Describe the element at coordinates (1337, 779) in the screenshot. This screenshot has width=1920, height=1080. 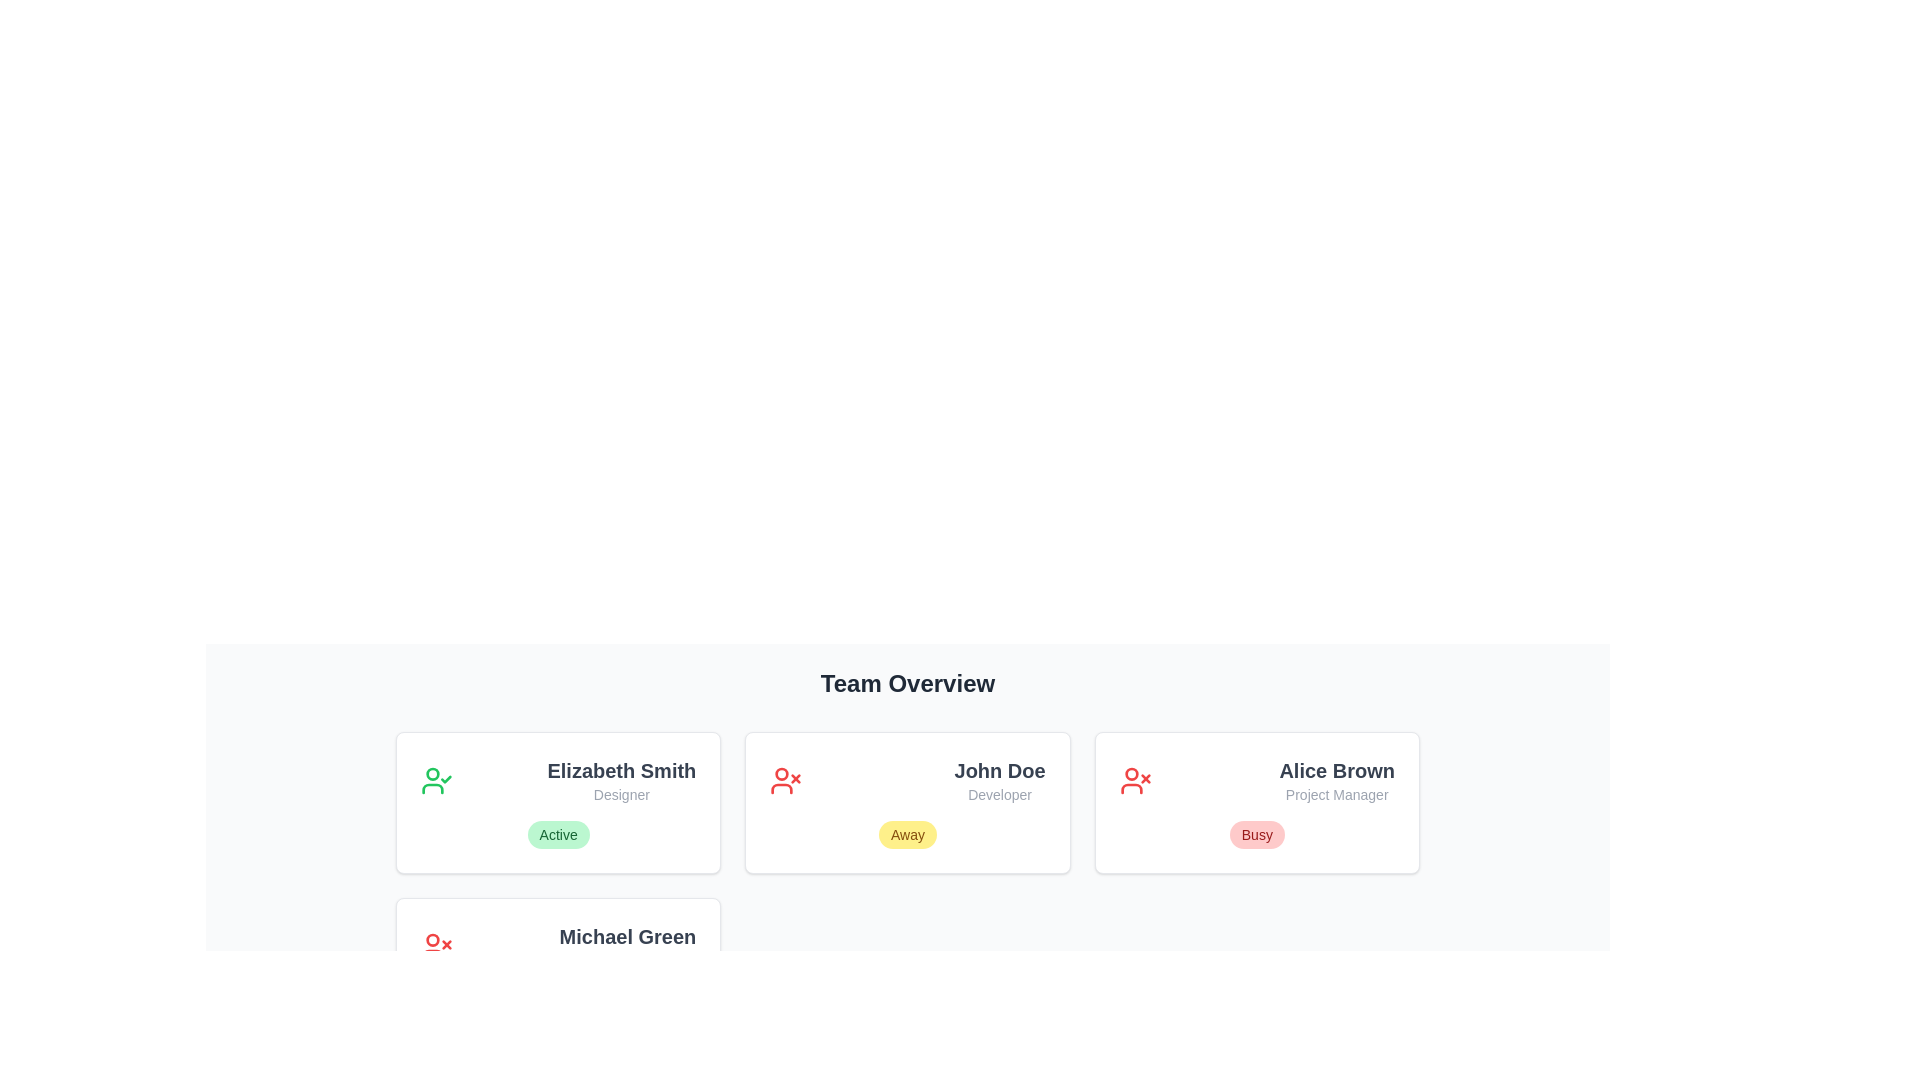
I see `the Text label displaying 'Alice Brown' and 'Project Manager' located in the rightmost card under the 'Team Overview' heading, situated above the 'Busy' status indicator` at that location.